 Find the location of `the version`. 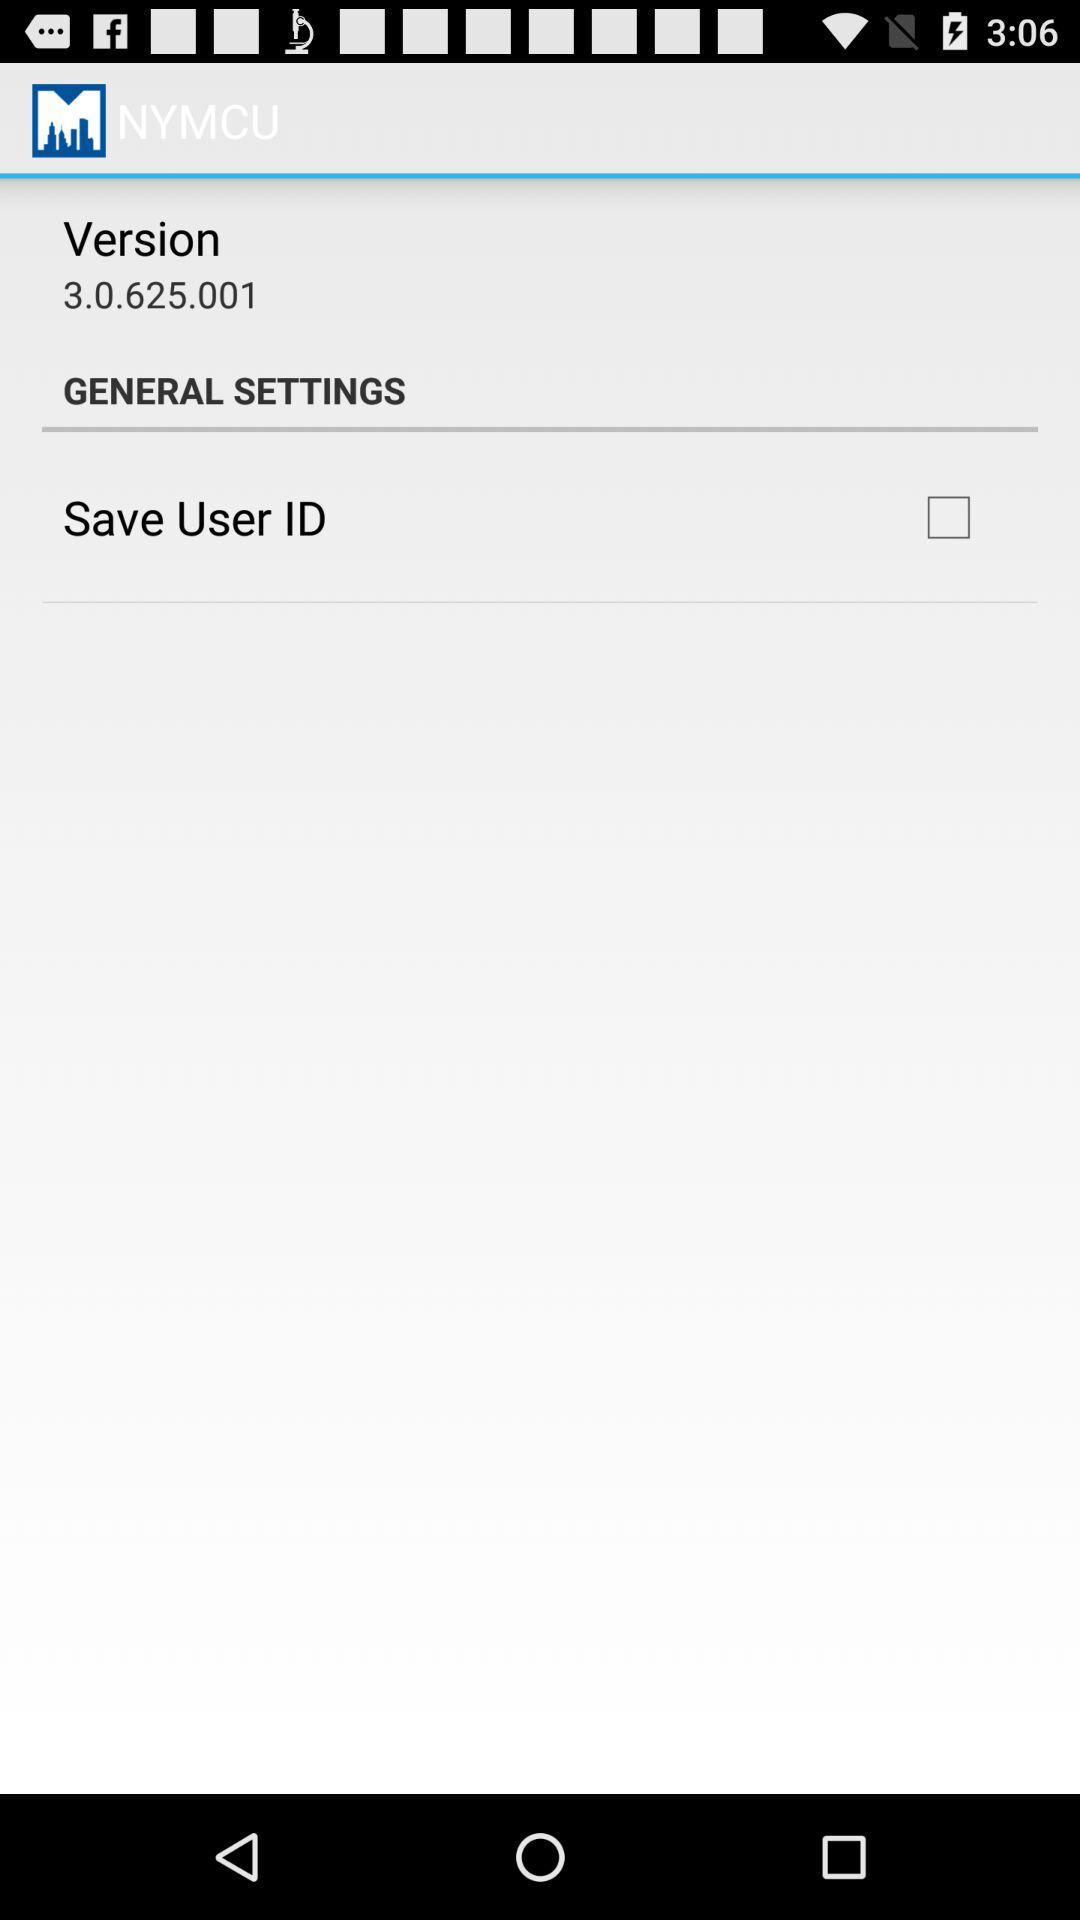

the version is located at coordinates (141, 237).